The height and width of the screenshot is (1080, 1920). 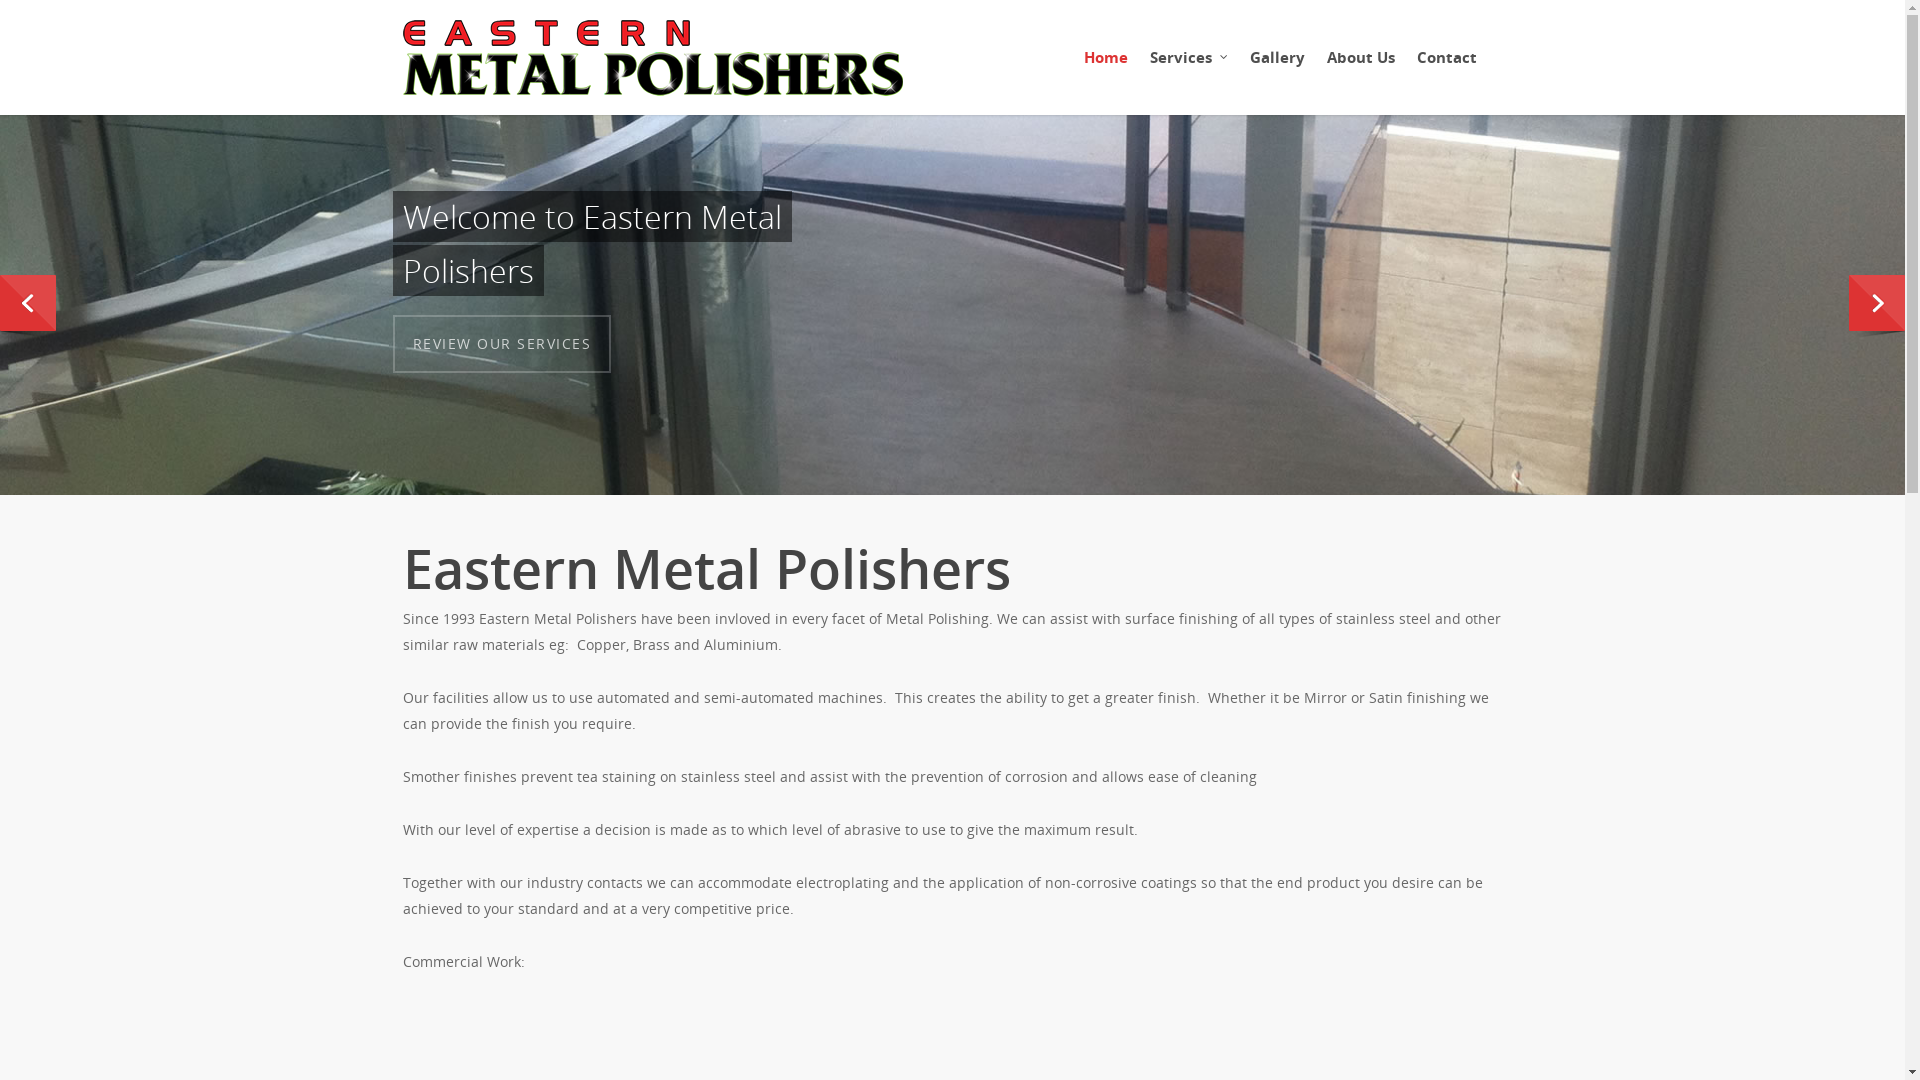 What do you see at coordinates (1189, 66) in the screenshot?
I see `'Services'` at bounding box center [1189, 66].